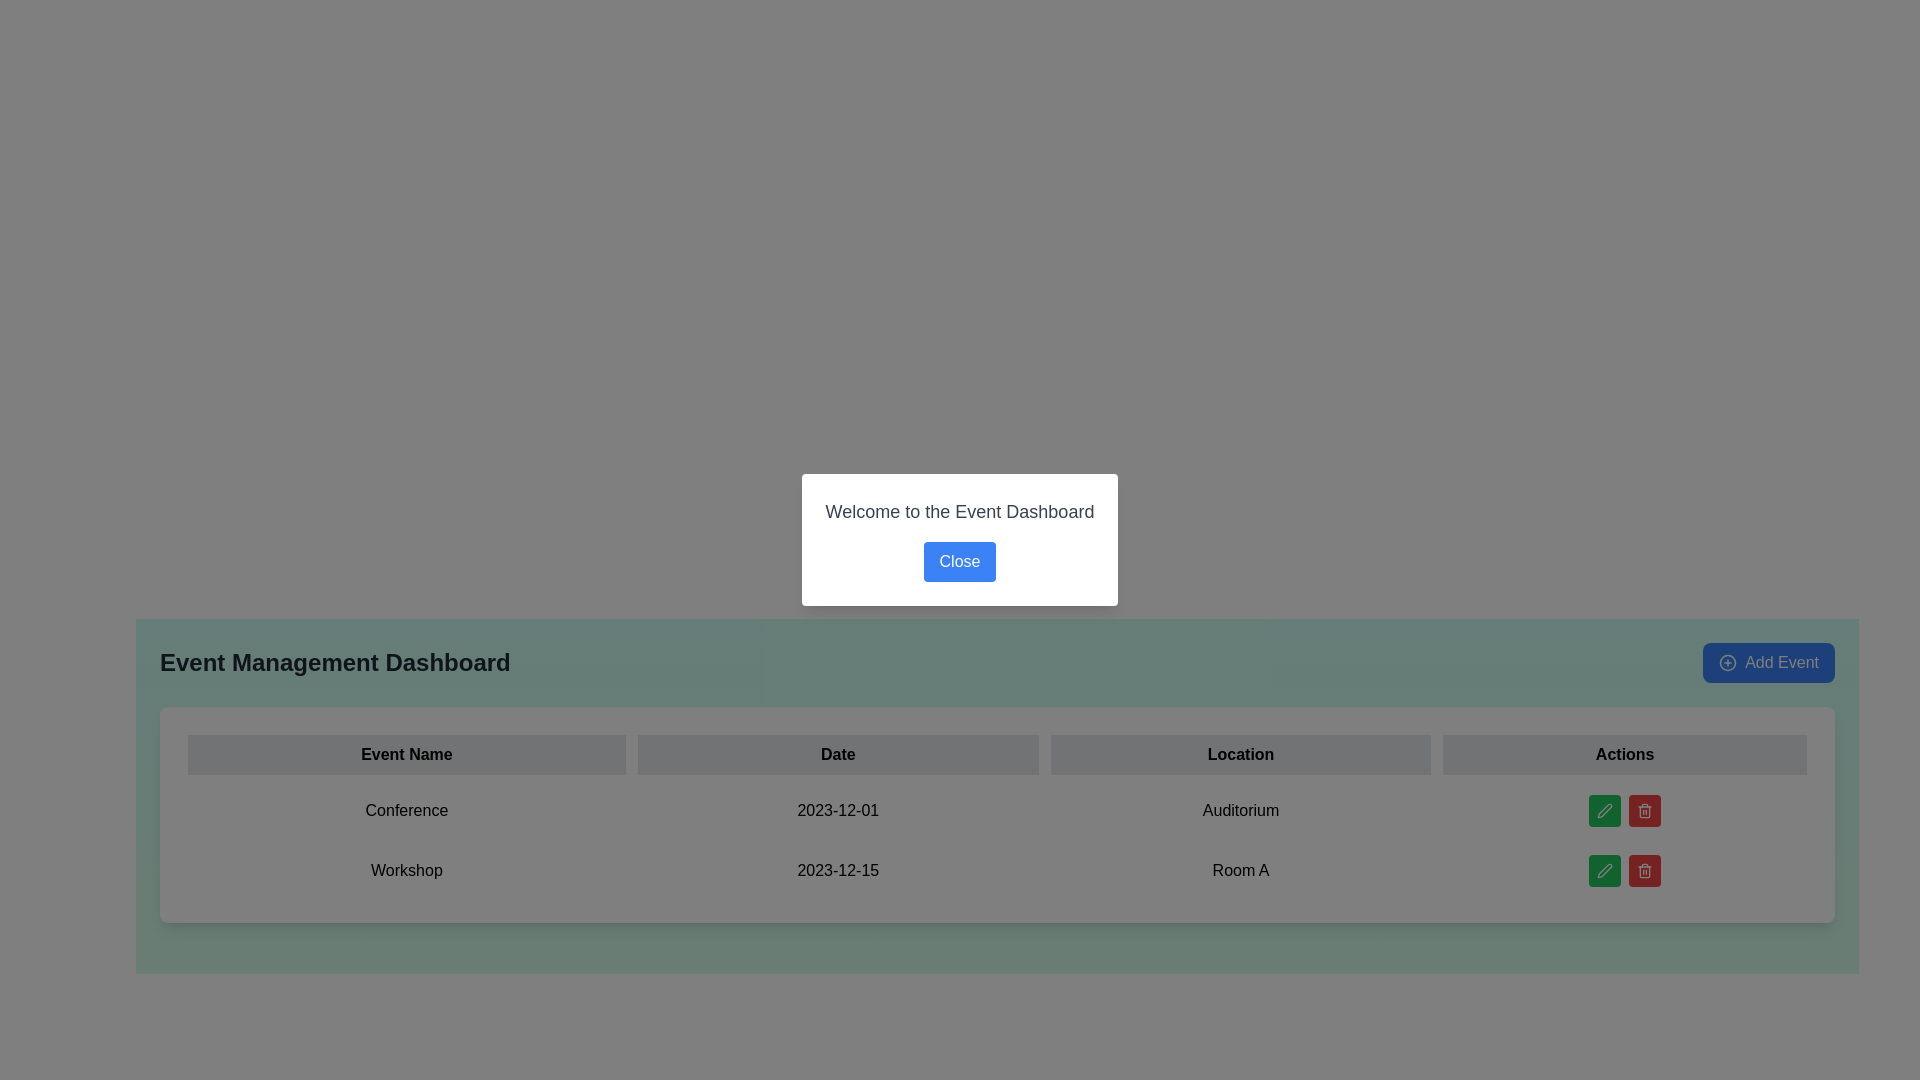 The height and width of the screenshot is (1080, 1920). Describe the element at coordinates (960, 540) in the screenshot. I see `the 'Close' button on the dialog box labeled 'Welcome to the Event Dashboard'` at that location.